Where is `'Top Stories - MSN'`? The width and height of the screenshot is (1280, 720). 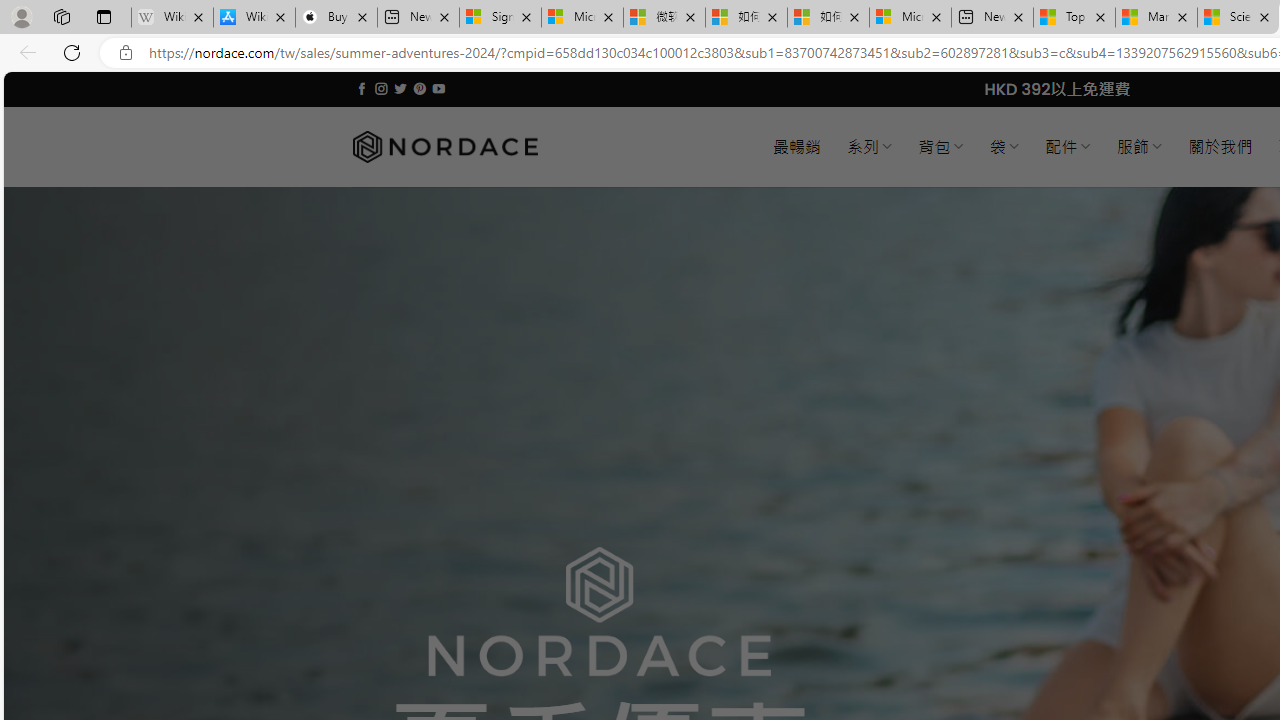
'Top Stories - MSN' is located at coordinates (1073, 17).